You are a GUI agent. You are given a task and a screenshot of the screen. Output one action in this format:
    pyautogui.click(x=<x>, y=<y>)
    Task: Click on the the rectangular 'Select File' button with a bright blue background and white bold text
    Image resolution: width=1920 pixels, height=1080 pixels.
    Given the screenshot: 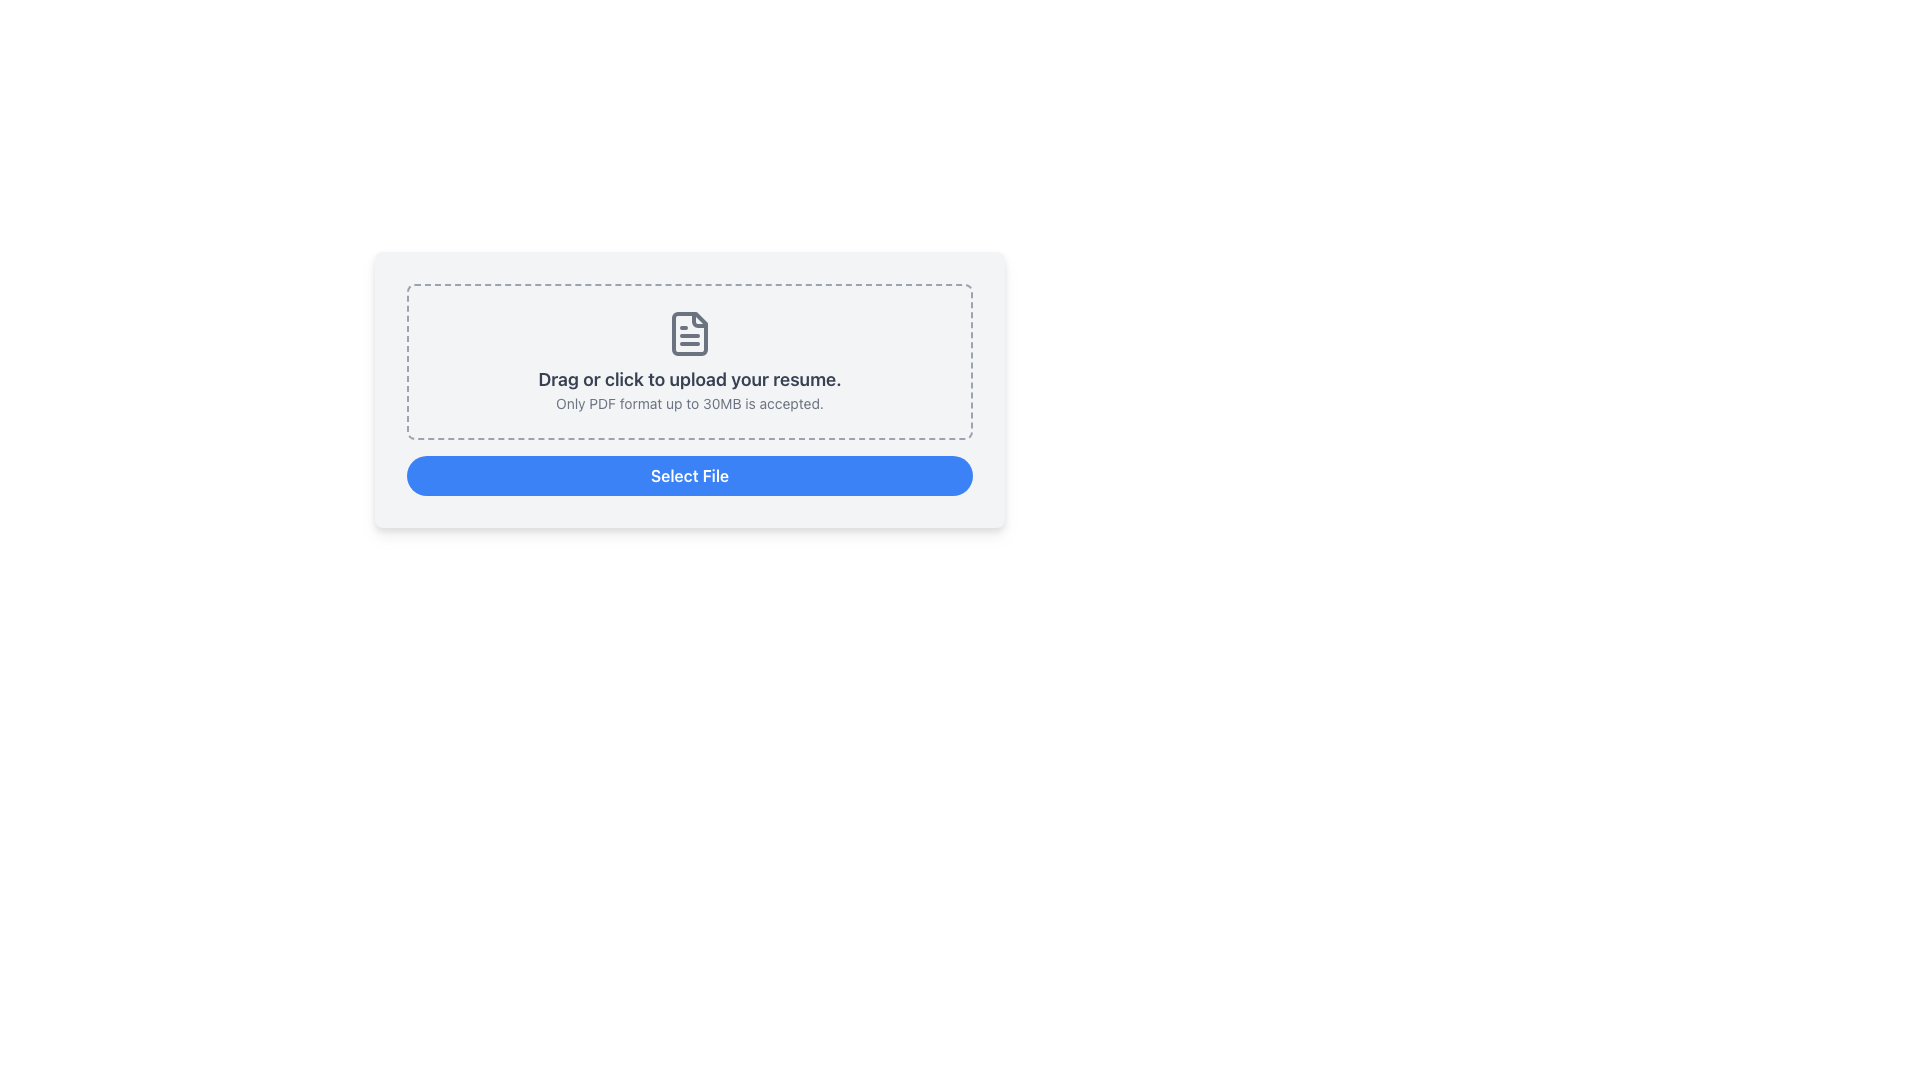 What is the action you would take?
    pyautogui.click(x=690, y=475)
    